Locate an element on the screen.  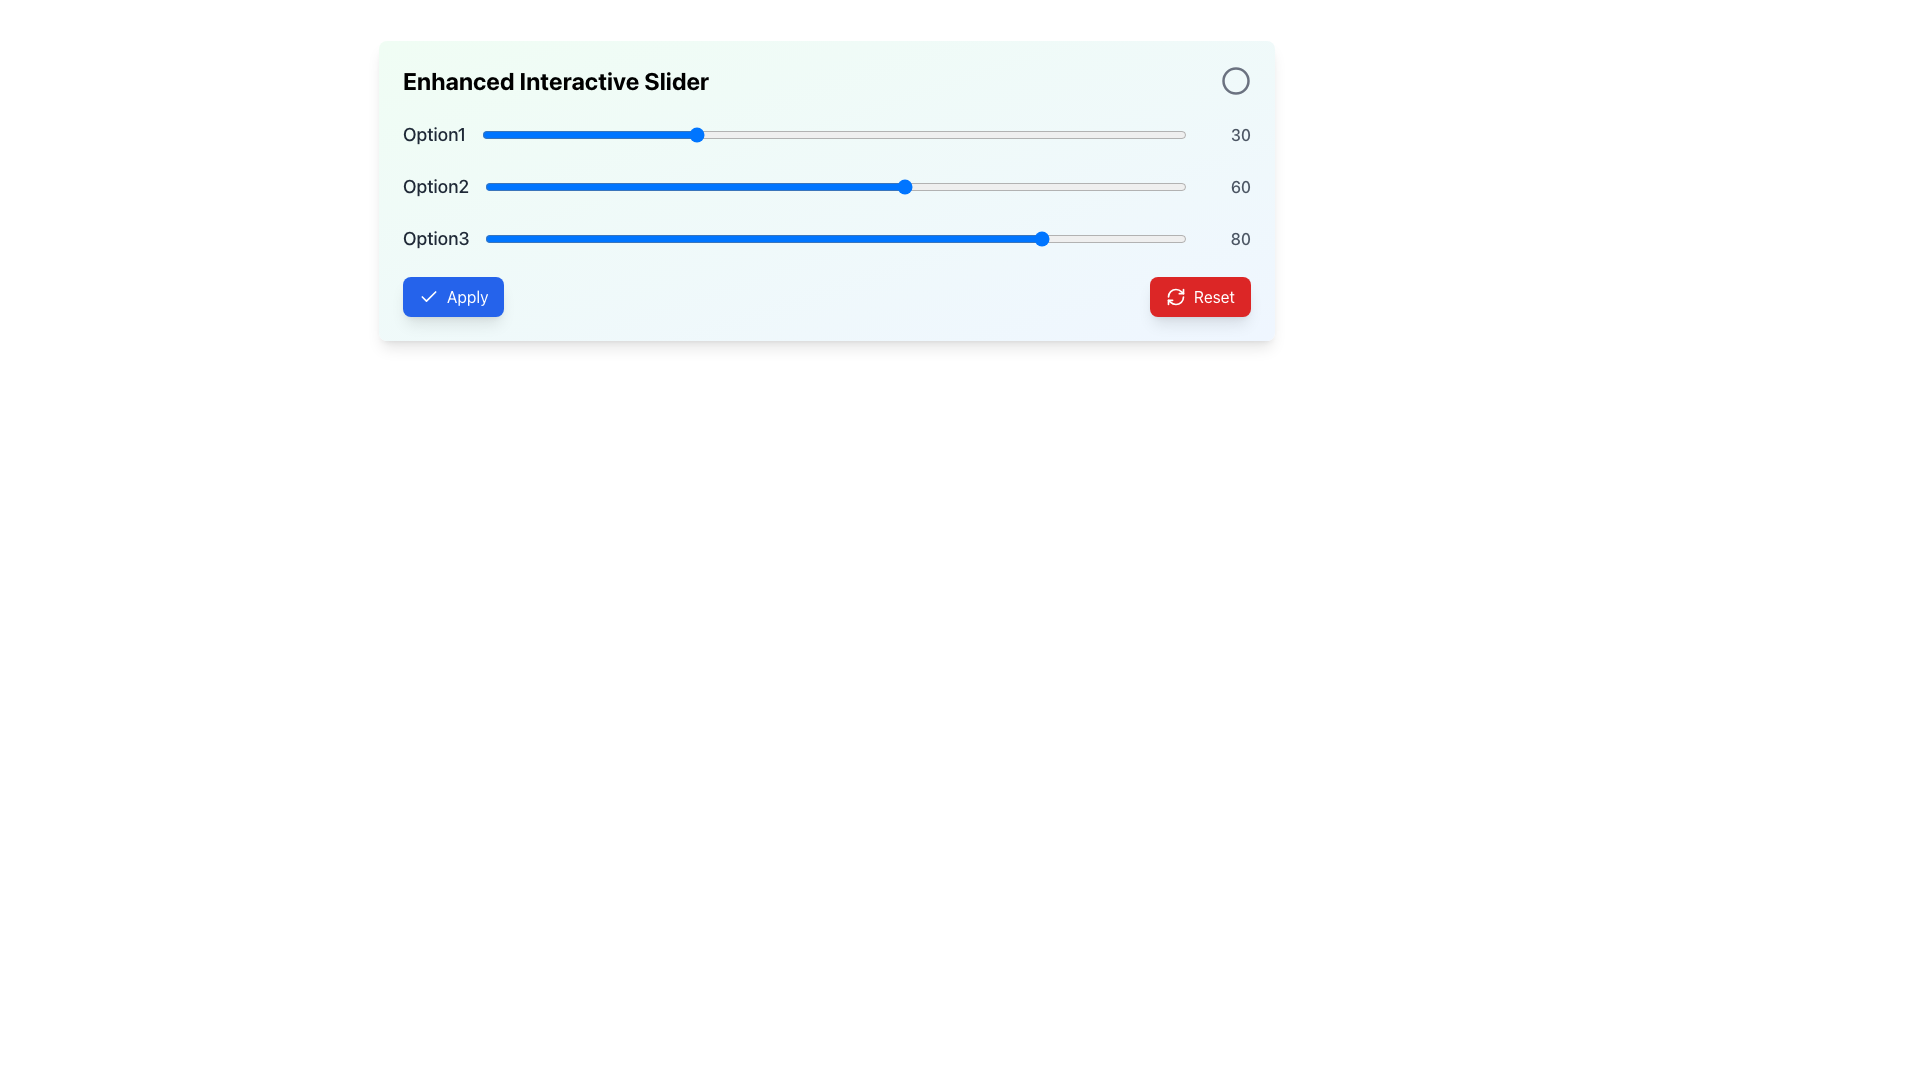
the slider is located at coordinates (996, 135).